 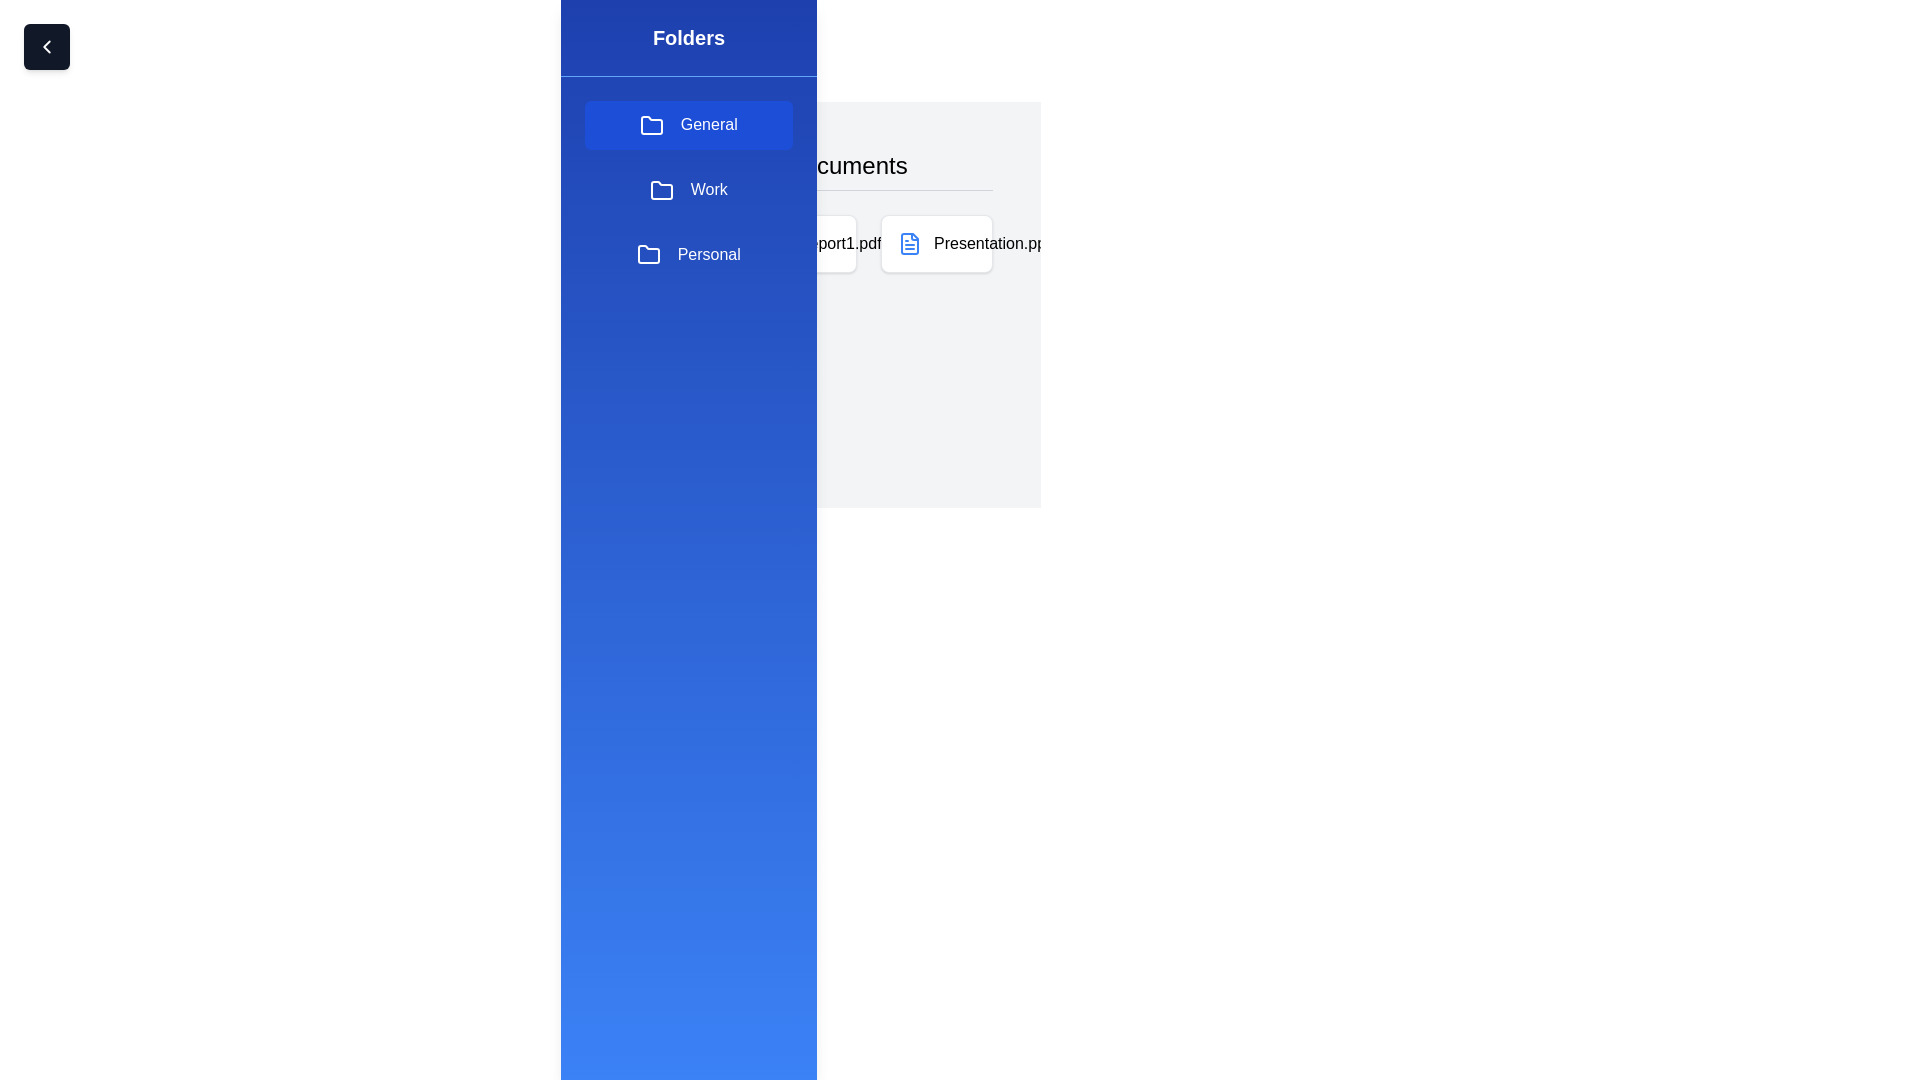 What do you see at coordinates (652, 125) in the screenshot?
I see `the folder-shaped icon located to the left of the 'General' label, which is displayed in white over a blue rectangular button in the sidebar` at bounding box center [652, 125].